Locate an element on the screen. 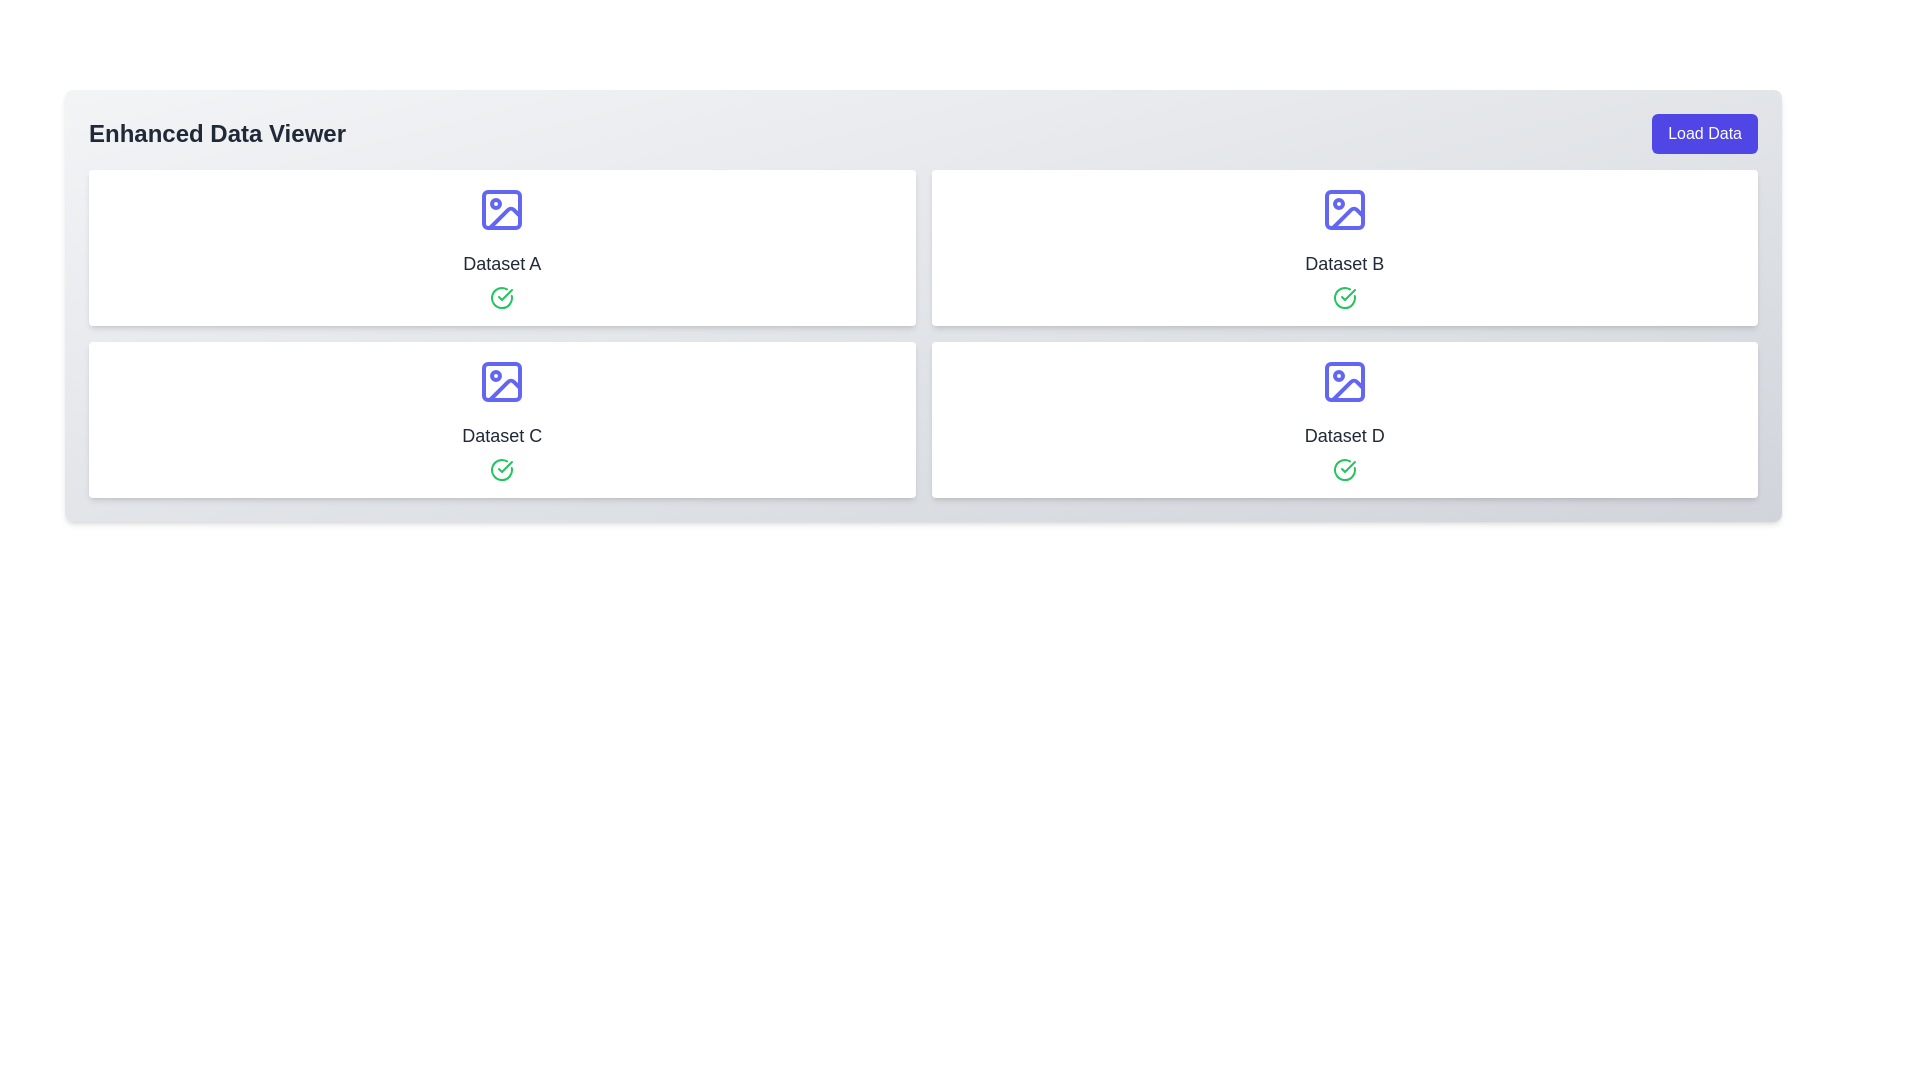 This screenshot has width=1920, height=1080. the purple photograph icon representing a mountain and sun, located within the 'Dataset A' card is located at coordinates (505, 218).